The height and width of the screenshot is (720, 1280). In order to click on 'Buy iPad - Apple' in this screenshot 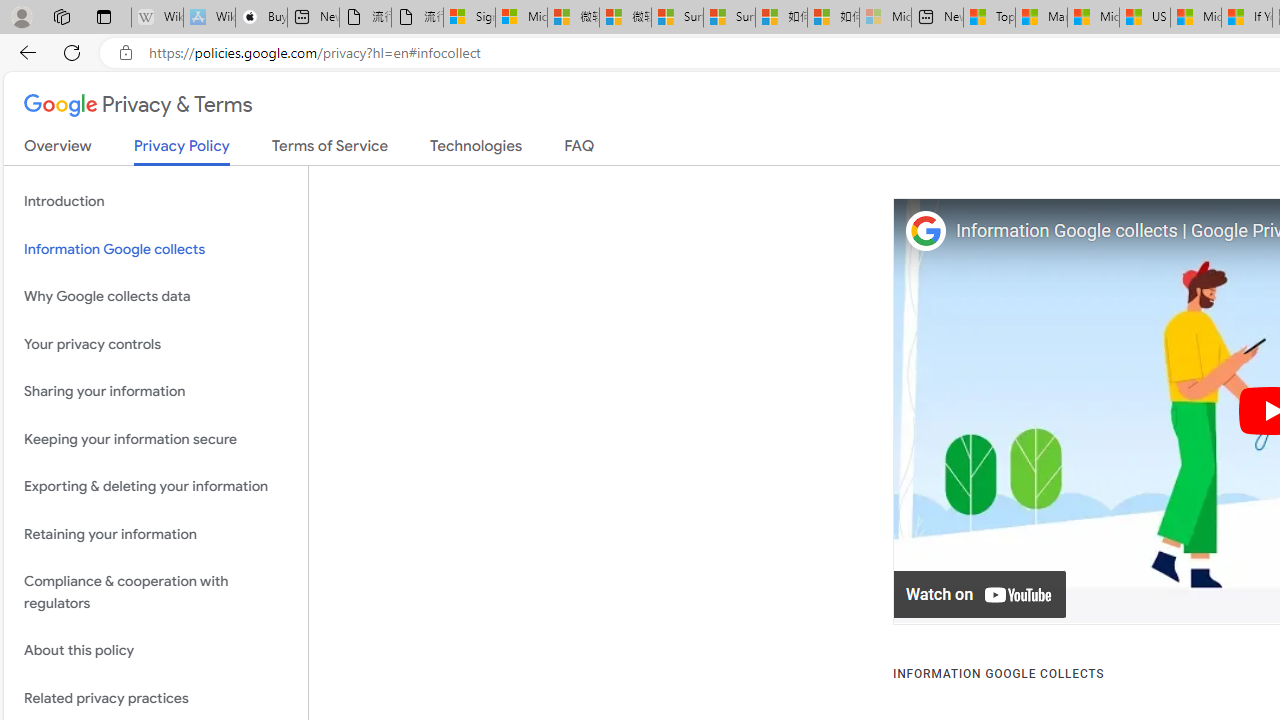, I will do `click(260, 17)`.